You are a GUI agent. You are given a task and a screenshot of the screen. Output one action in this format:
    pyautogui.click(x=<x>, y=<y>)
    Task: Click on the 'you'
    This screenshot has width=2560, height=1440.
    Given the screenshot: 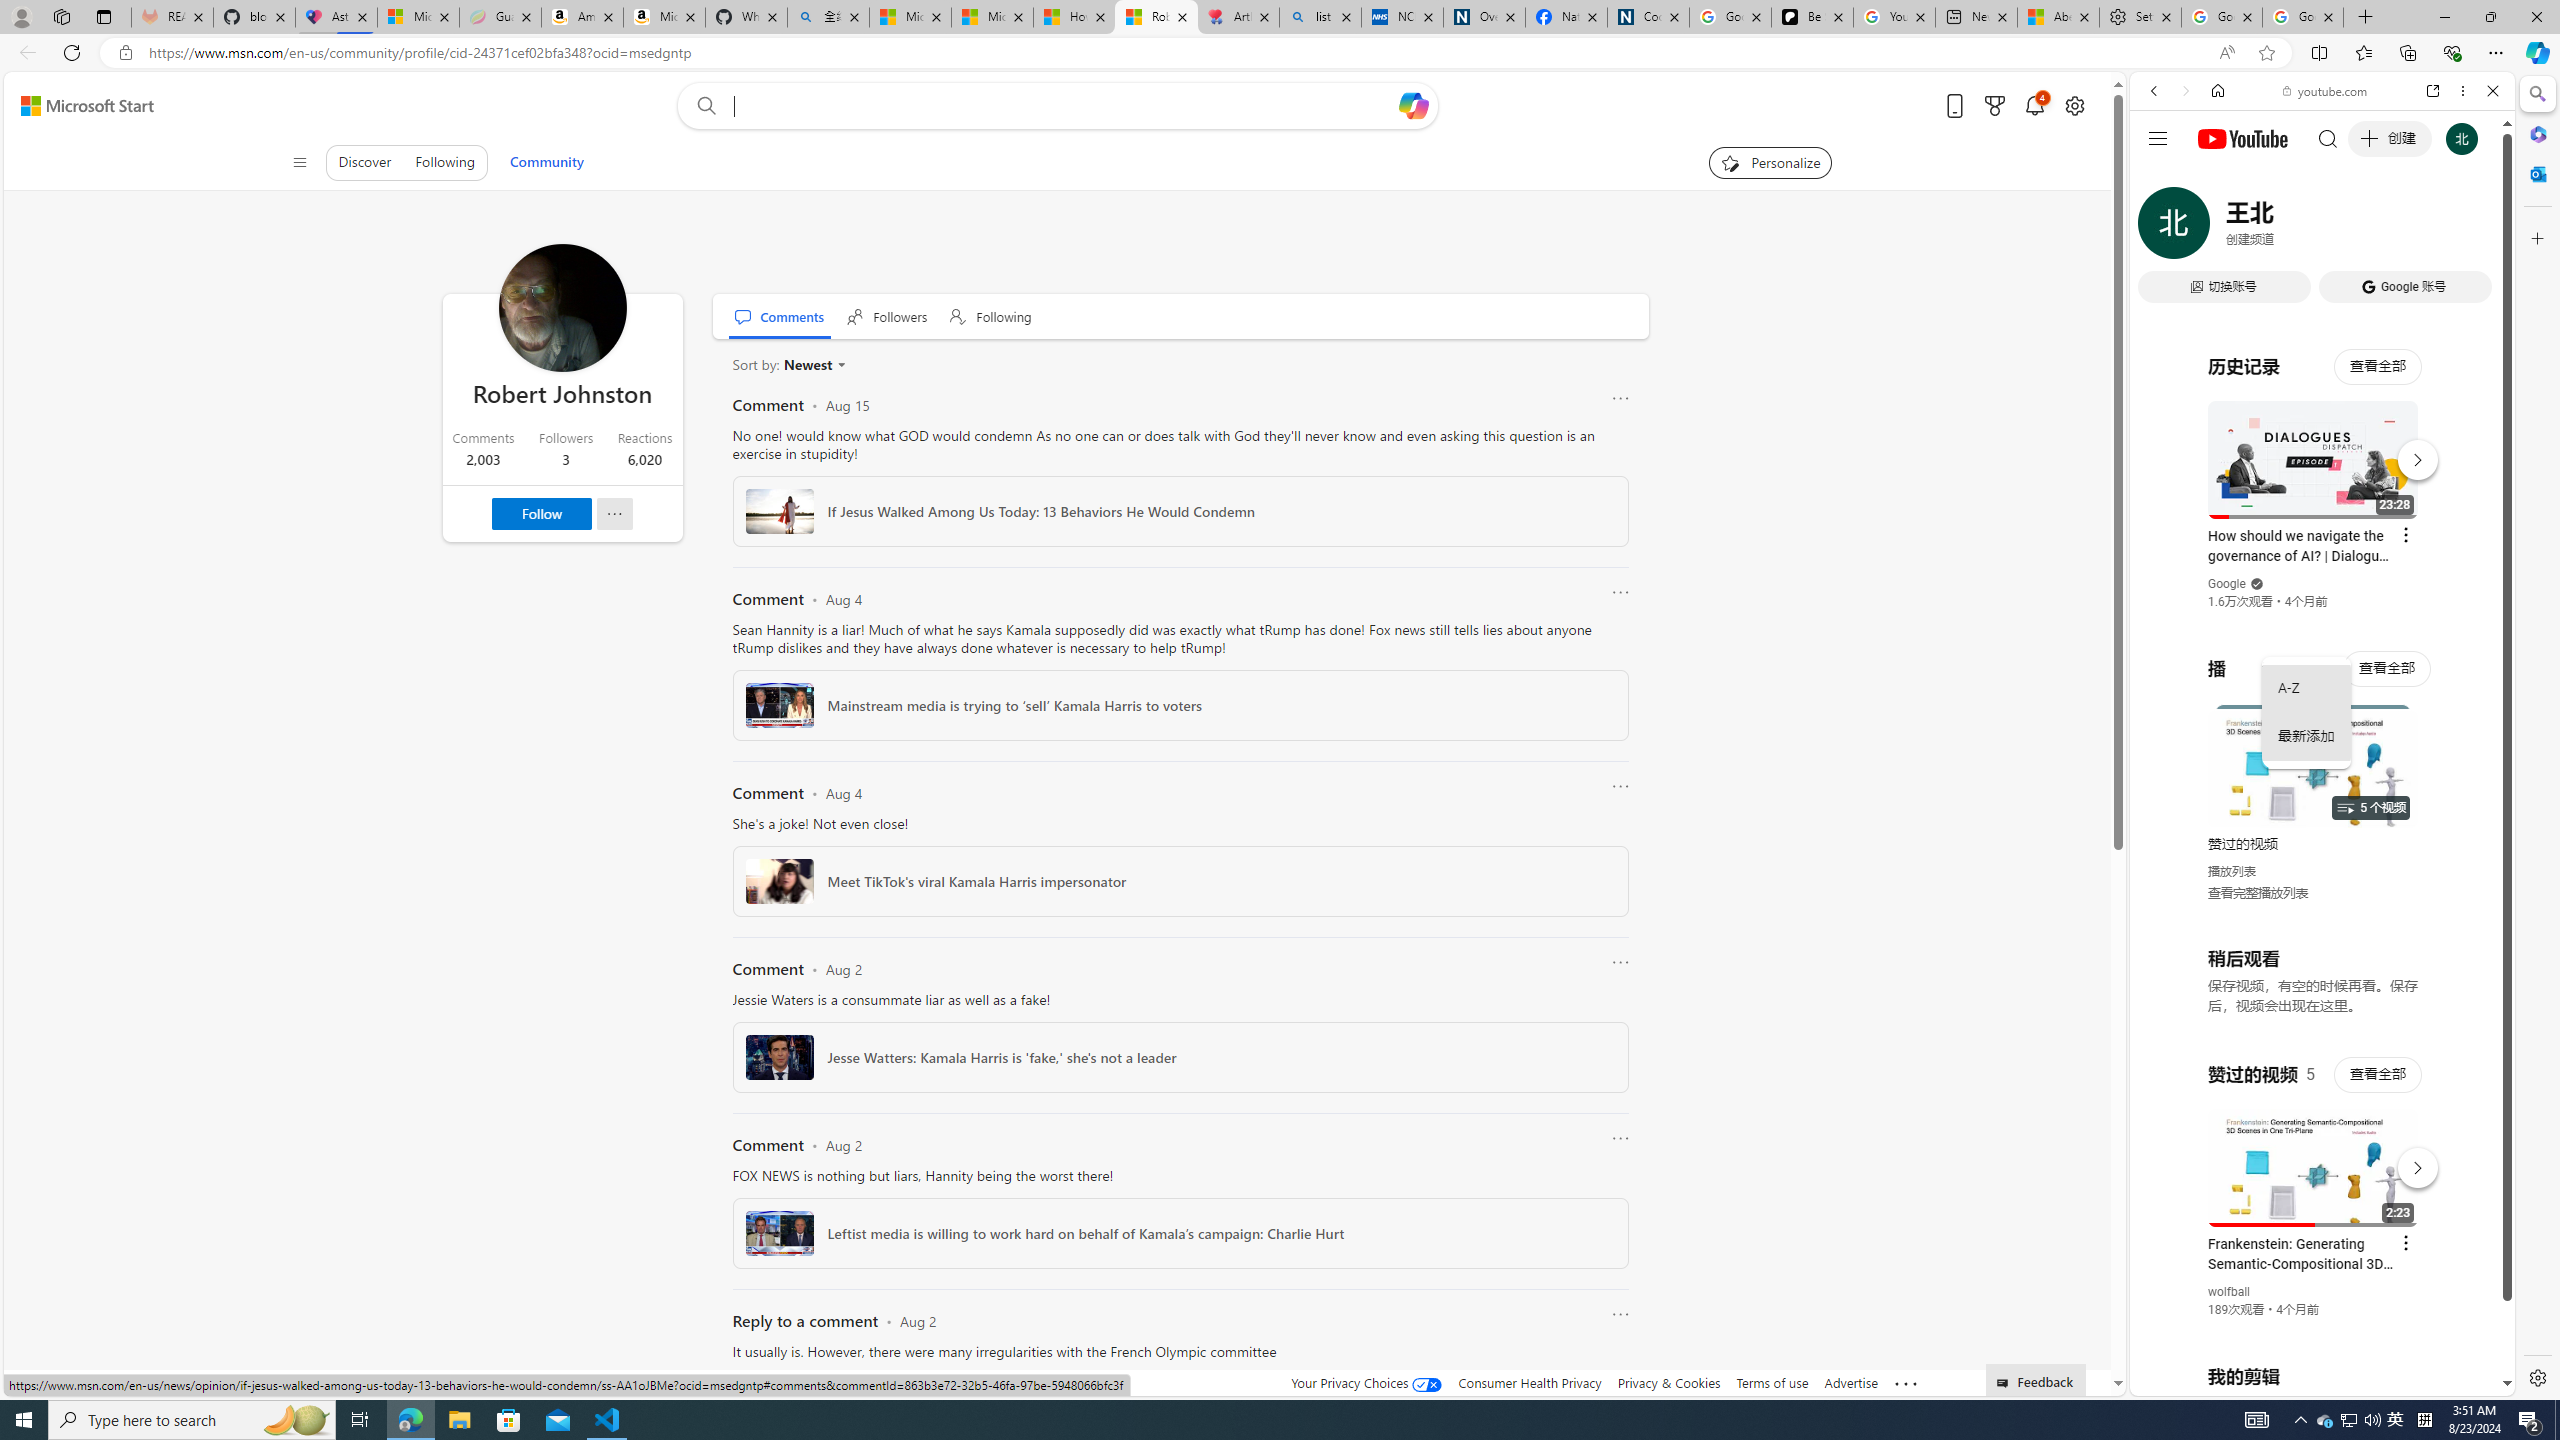 What is the action you would take?
    pyautogui.click(x=2314, y=1328)
    